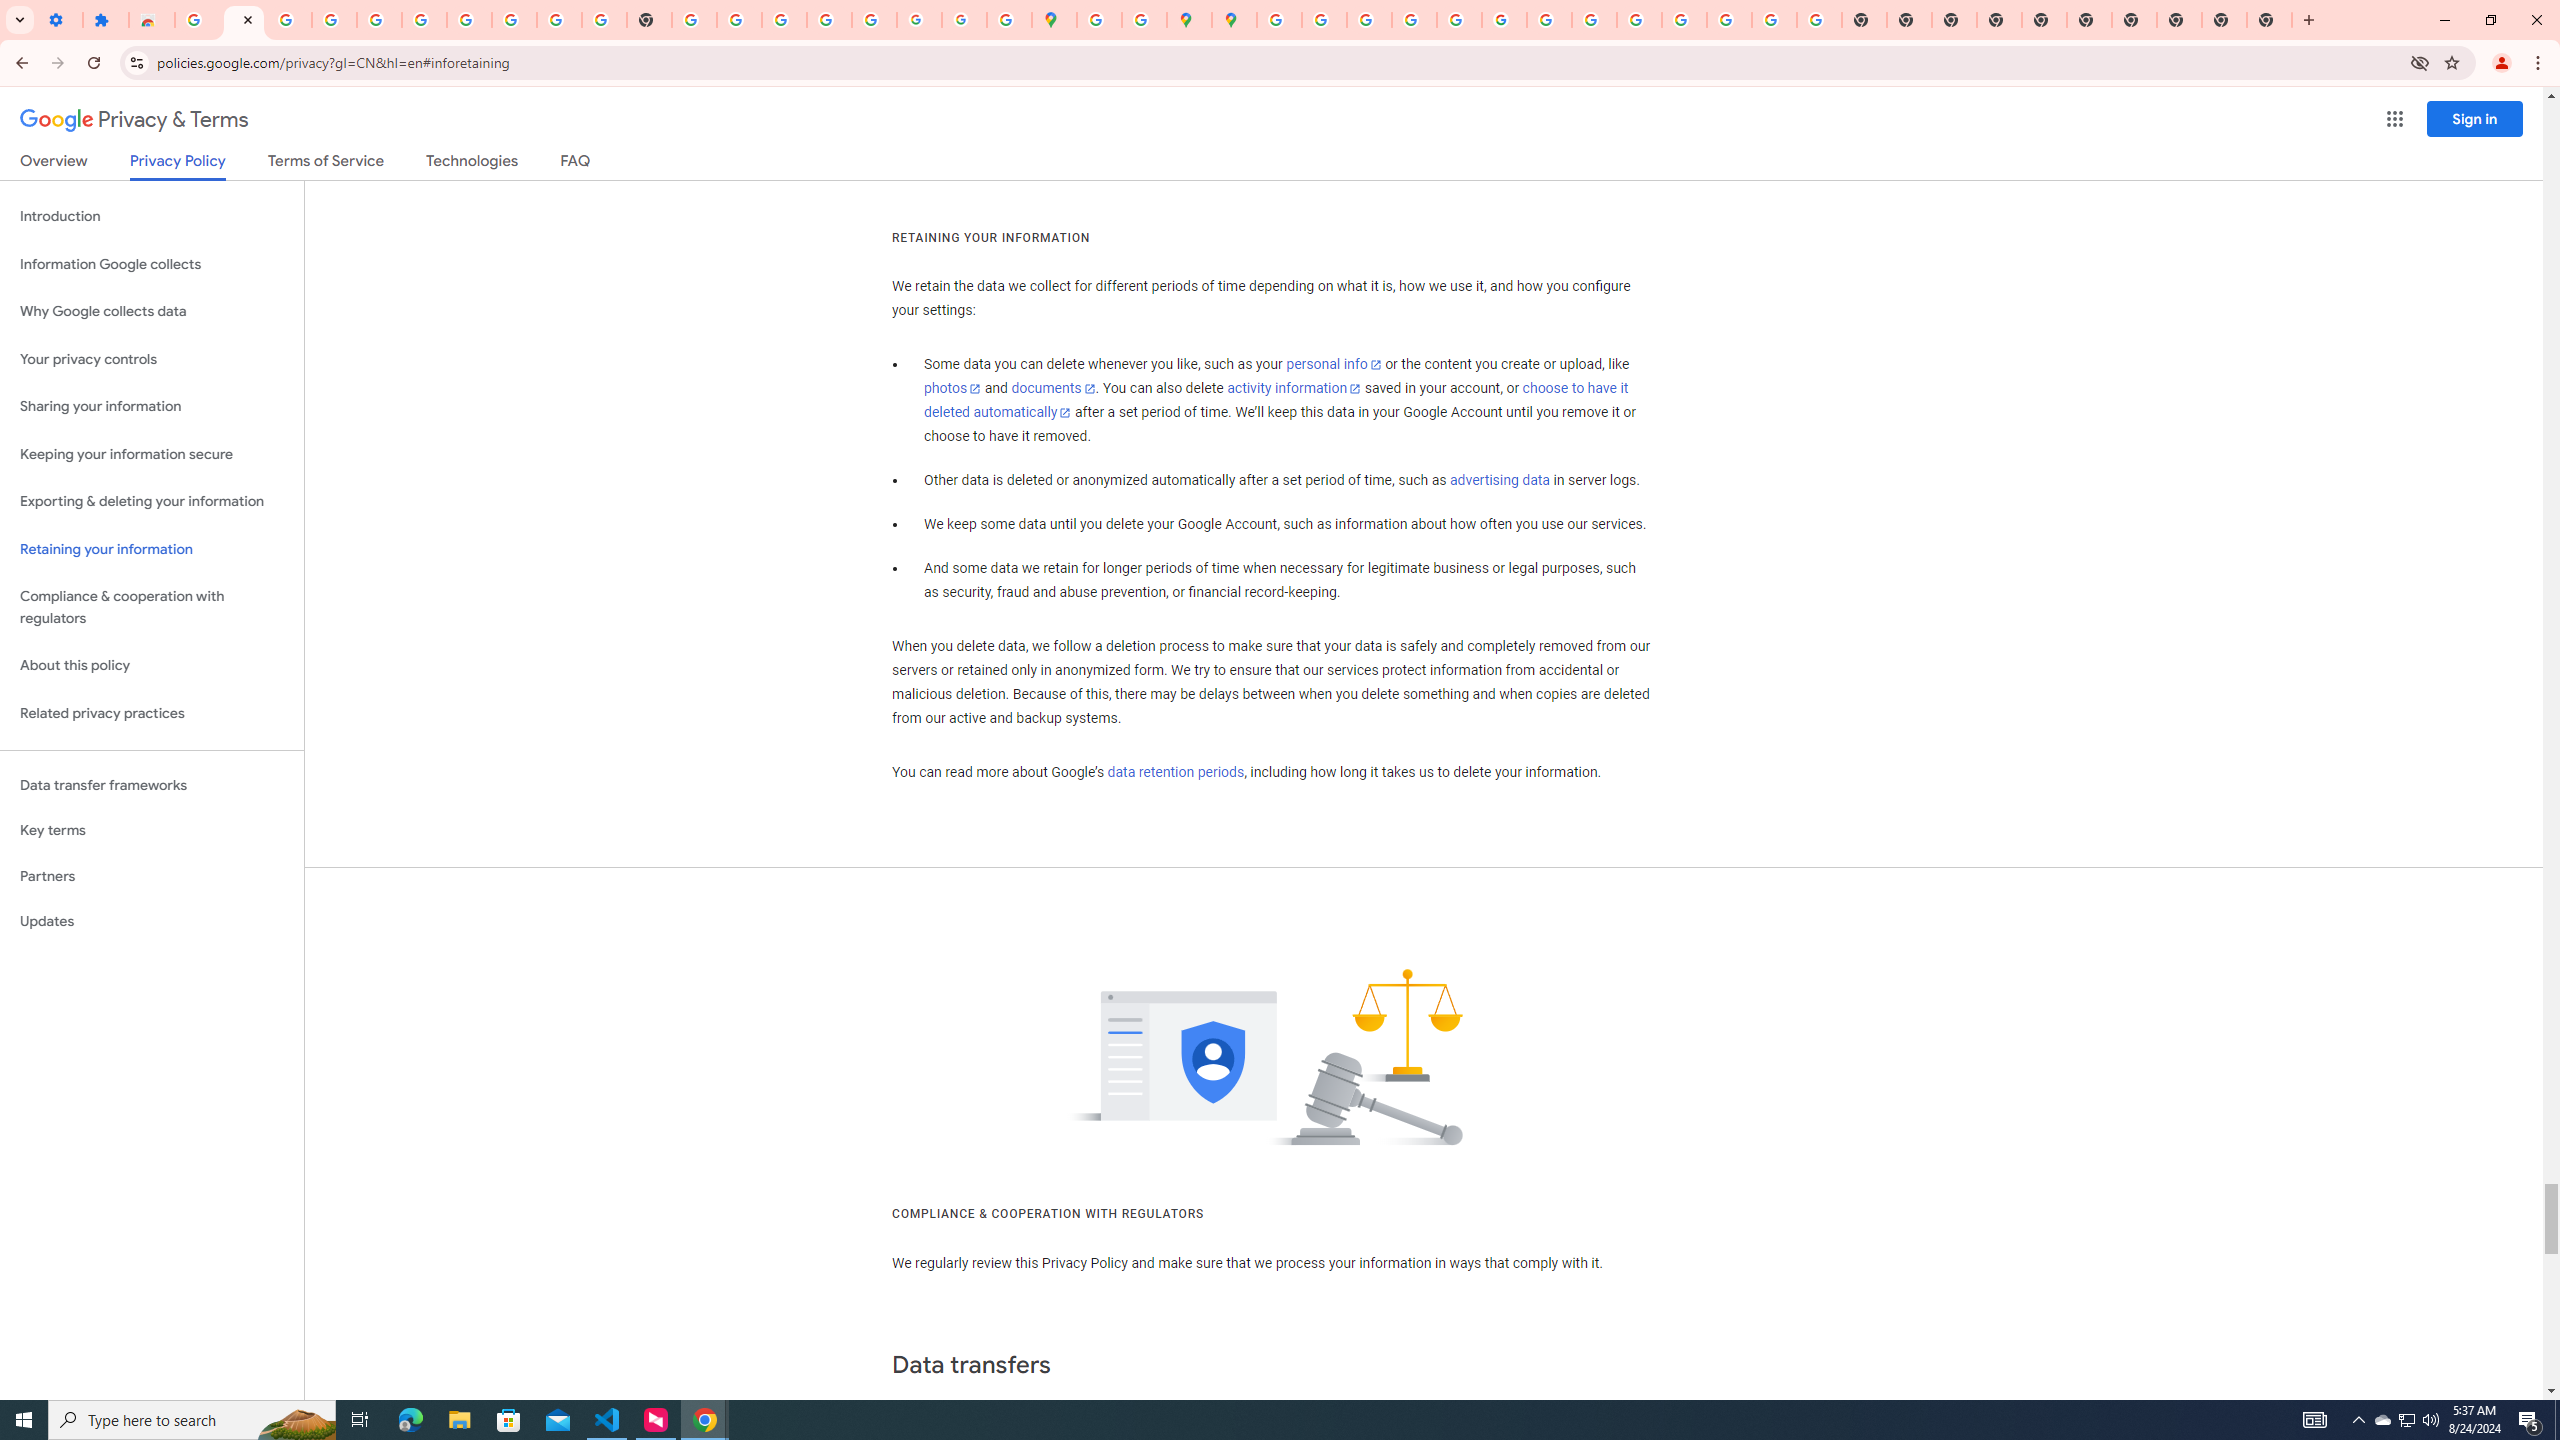  What do you see at coordinates (1052, 387) in the screenshot?
I see `'documents'` at bounding box center [1052, 387].